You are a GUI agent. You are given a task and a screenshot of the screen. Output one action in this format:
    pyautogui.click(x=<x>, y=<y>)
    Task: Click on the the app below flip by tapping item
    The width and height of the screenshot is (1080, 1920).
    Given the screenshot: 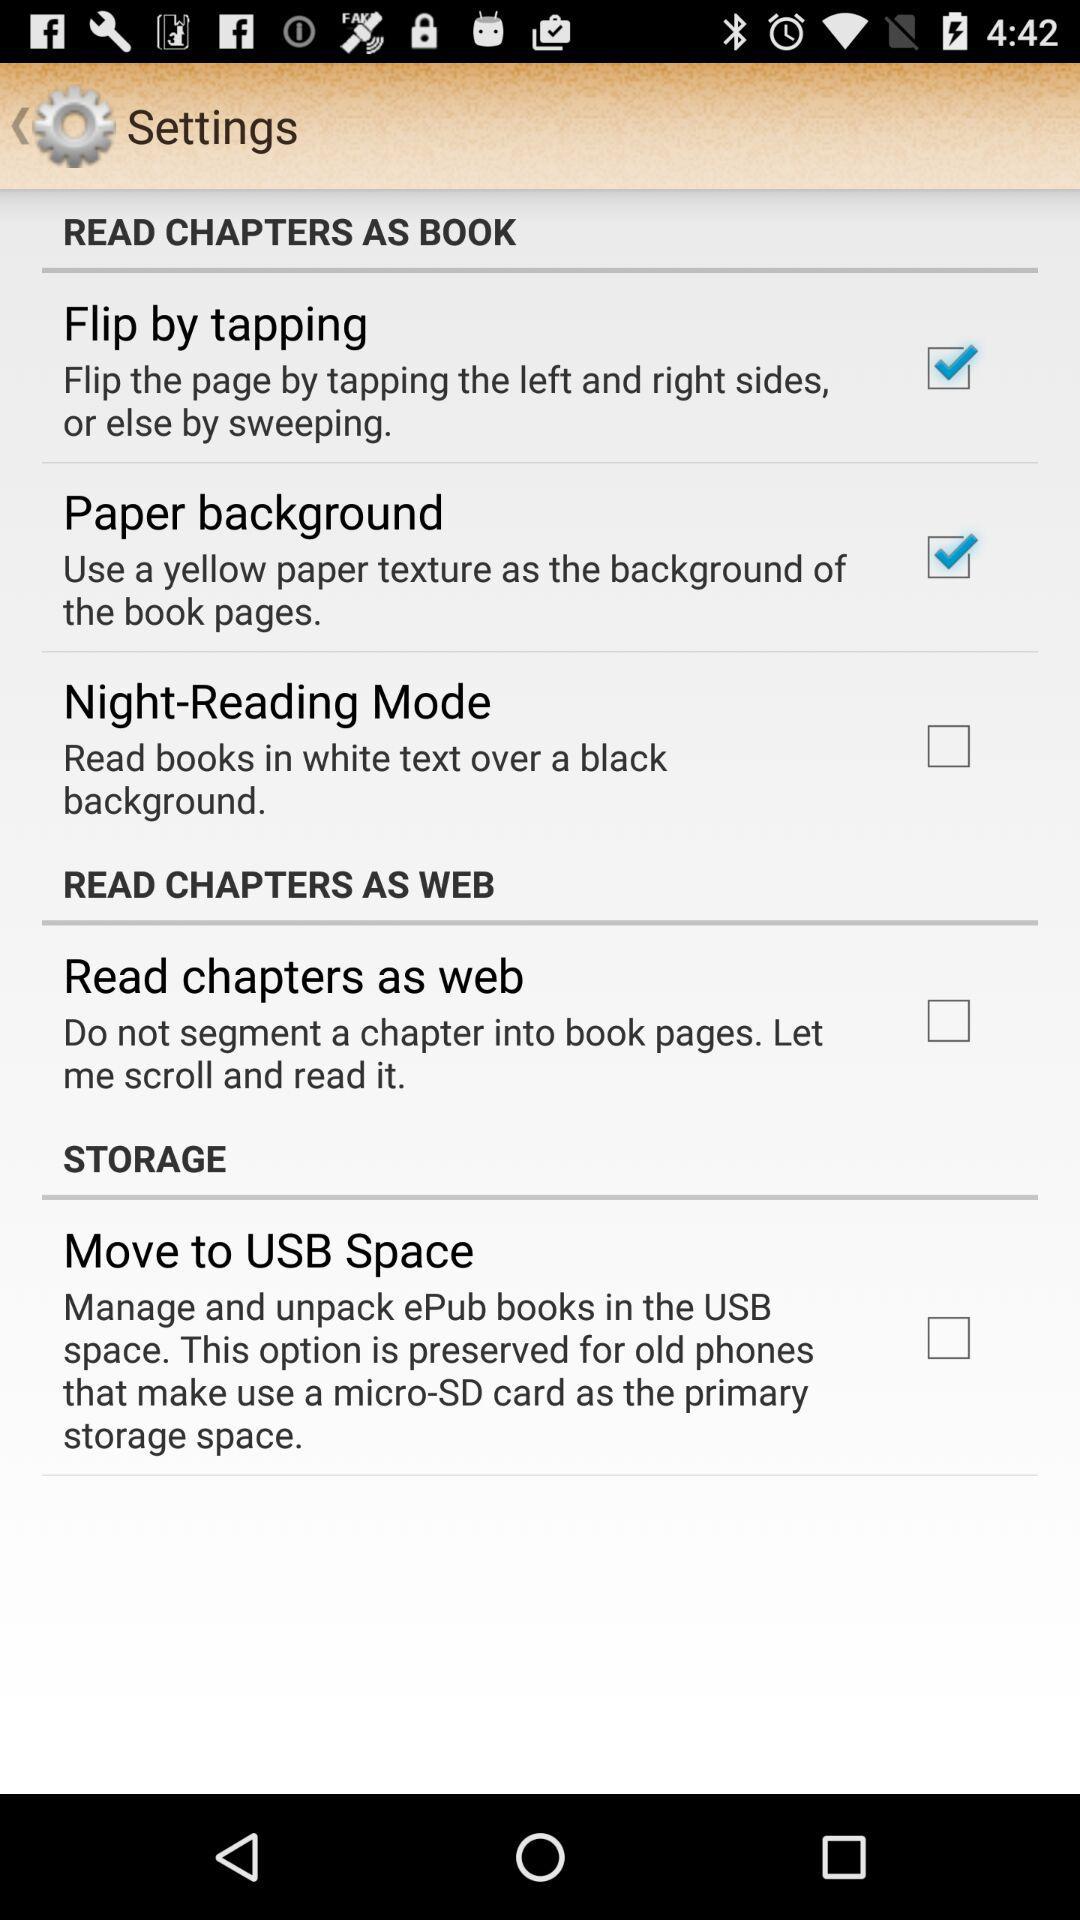 What is the action you would take?
    pyautogui.click(x=463, y=400)
    